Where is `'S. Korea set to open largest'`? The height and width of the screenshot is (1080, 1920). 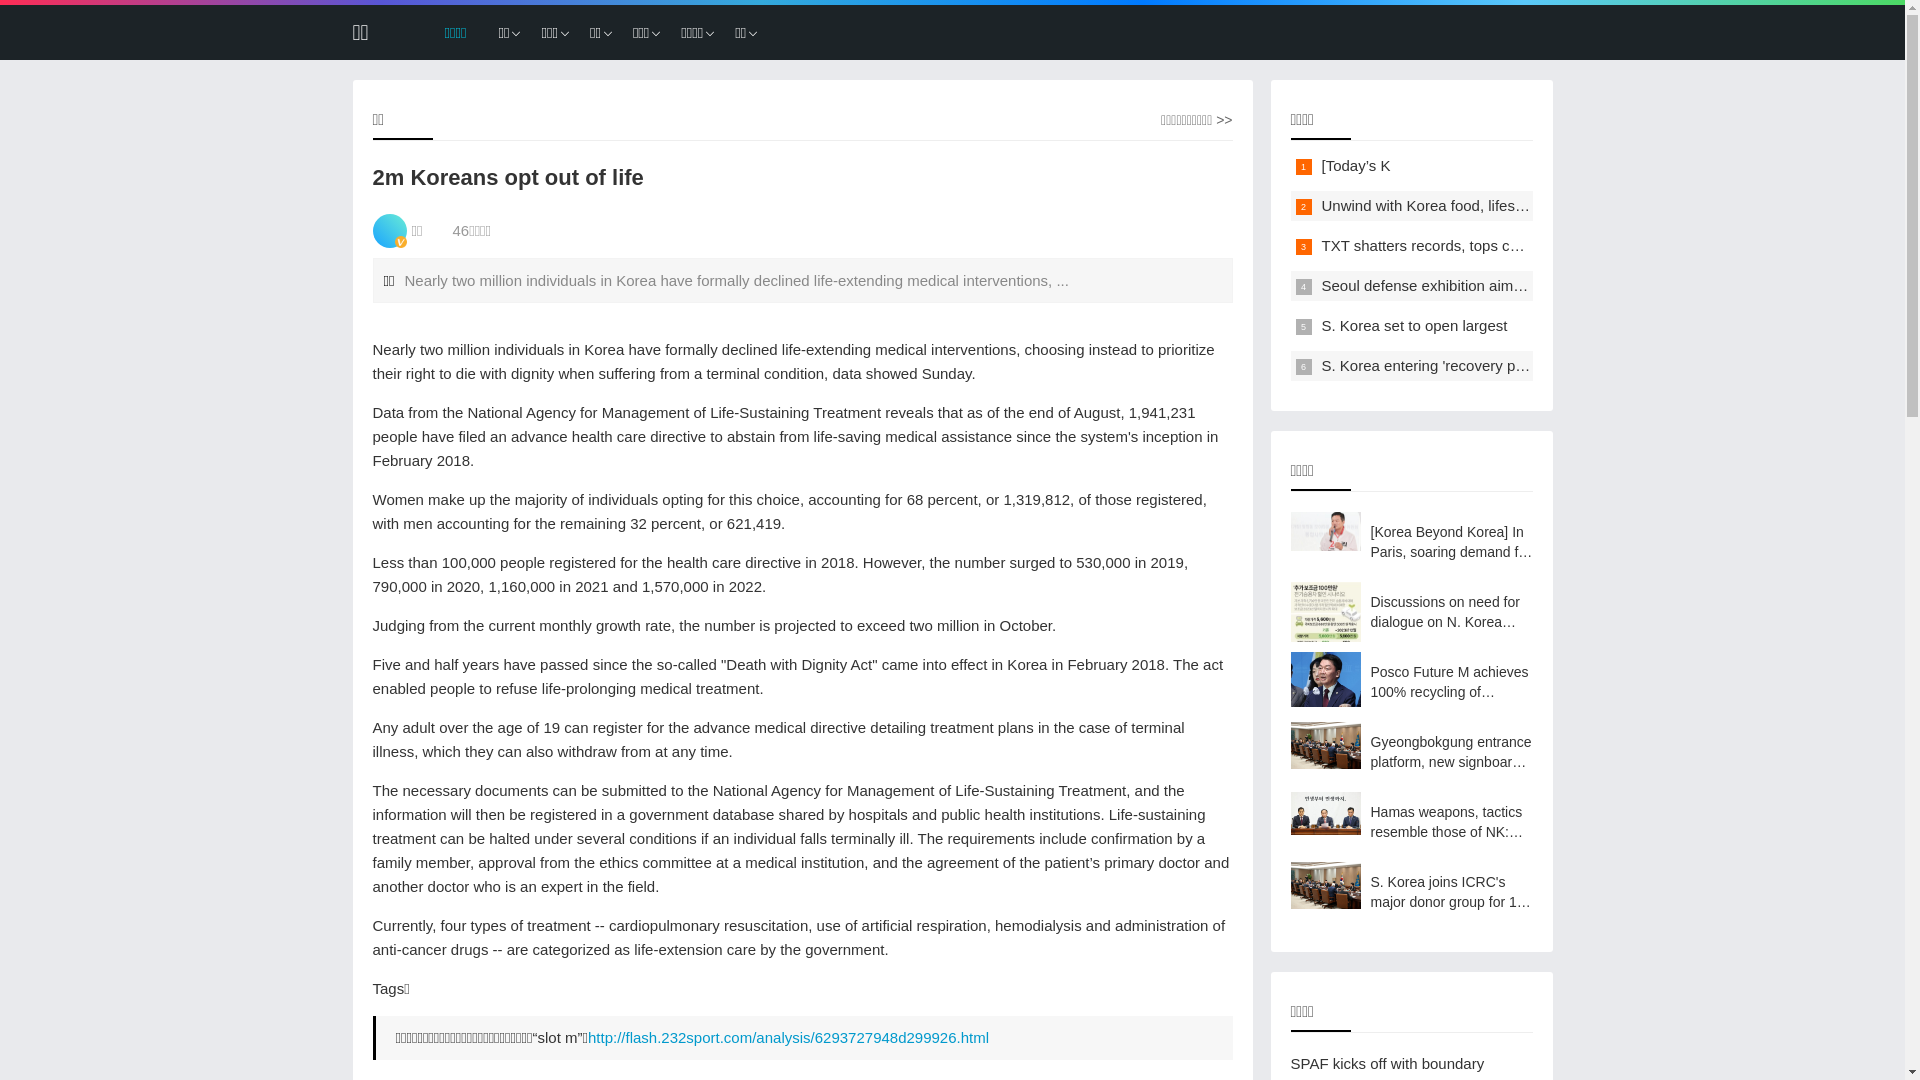 'S. Korea set to open largest' is located at coordinates (1414, 324).